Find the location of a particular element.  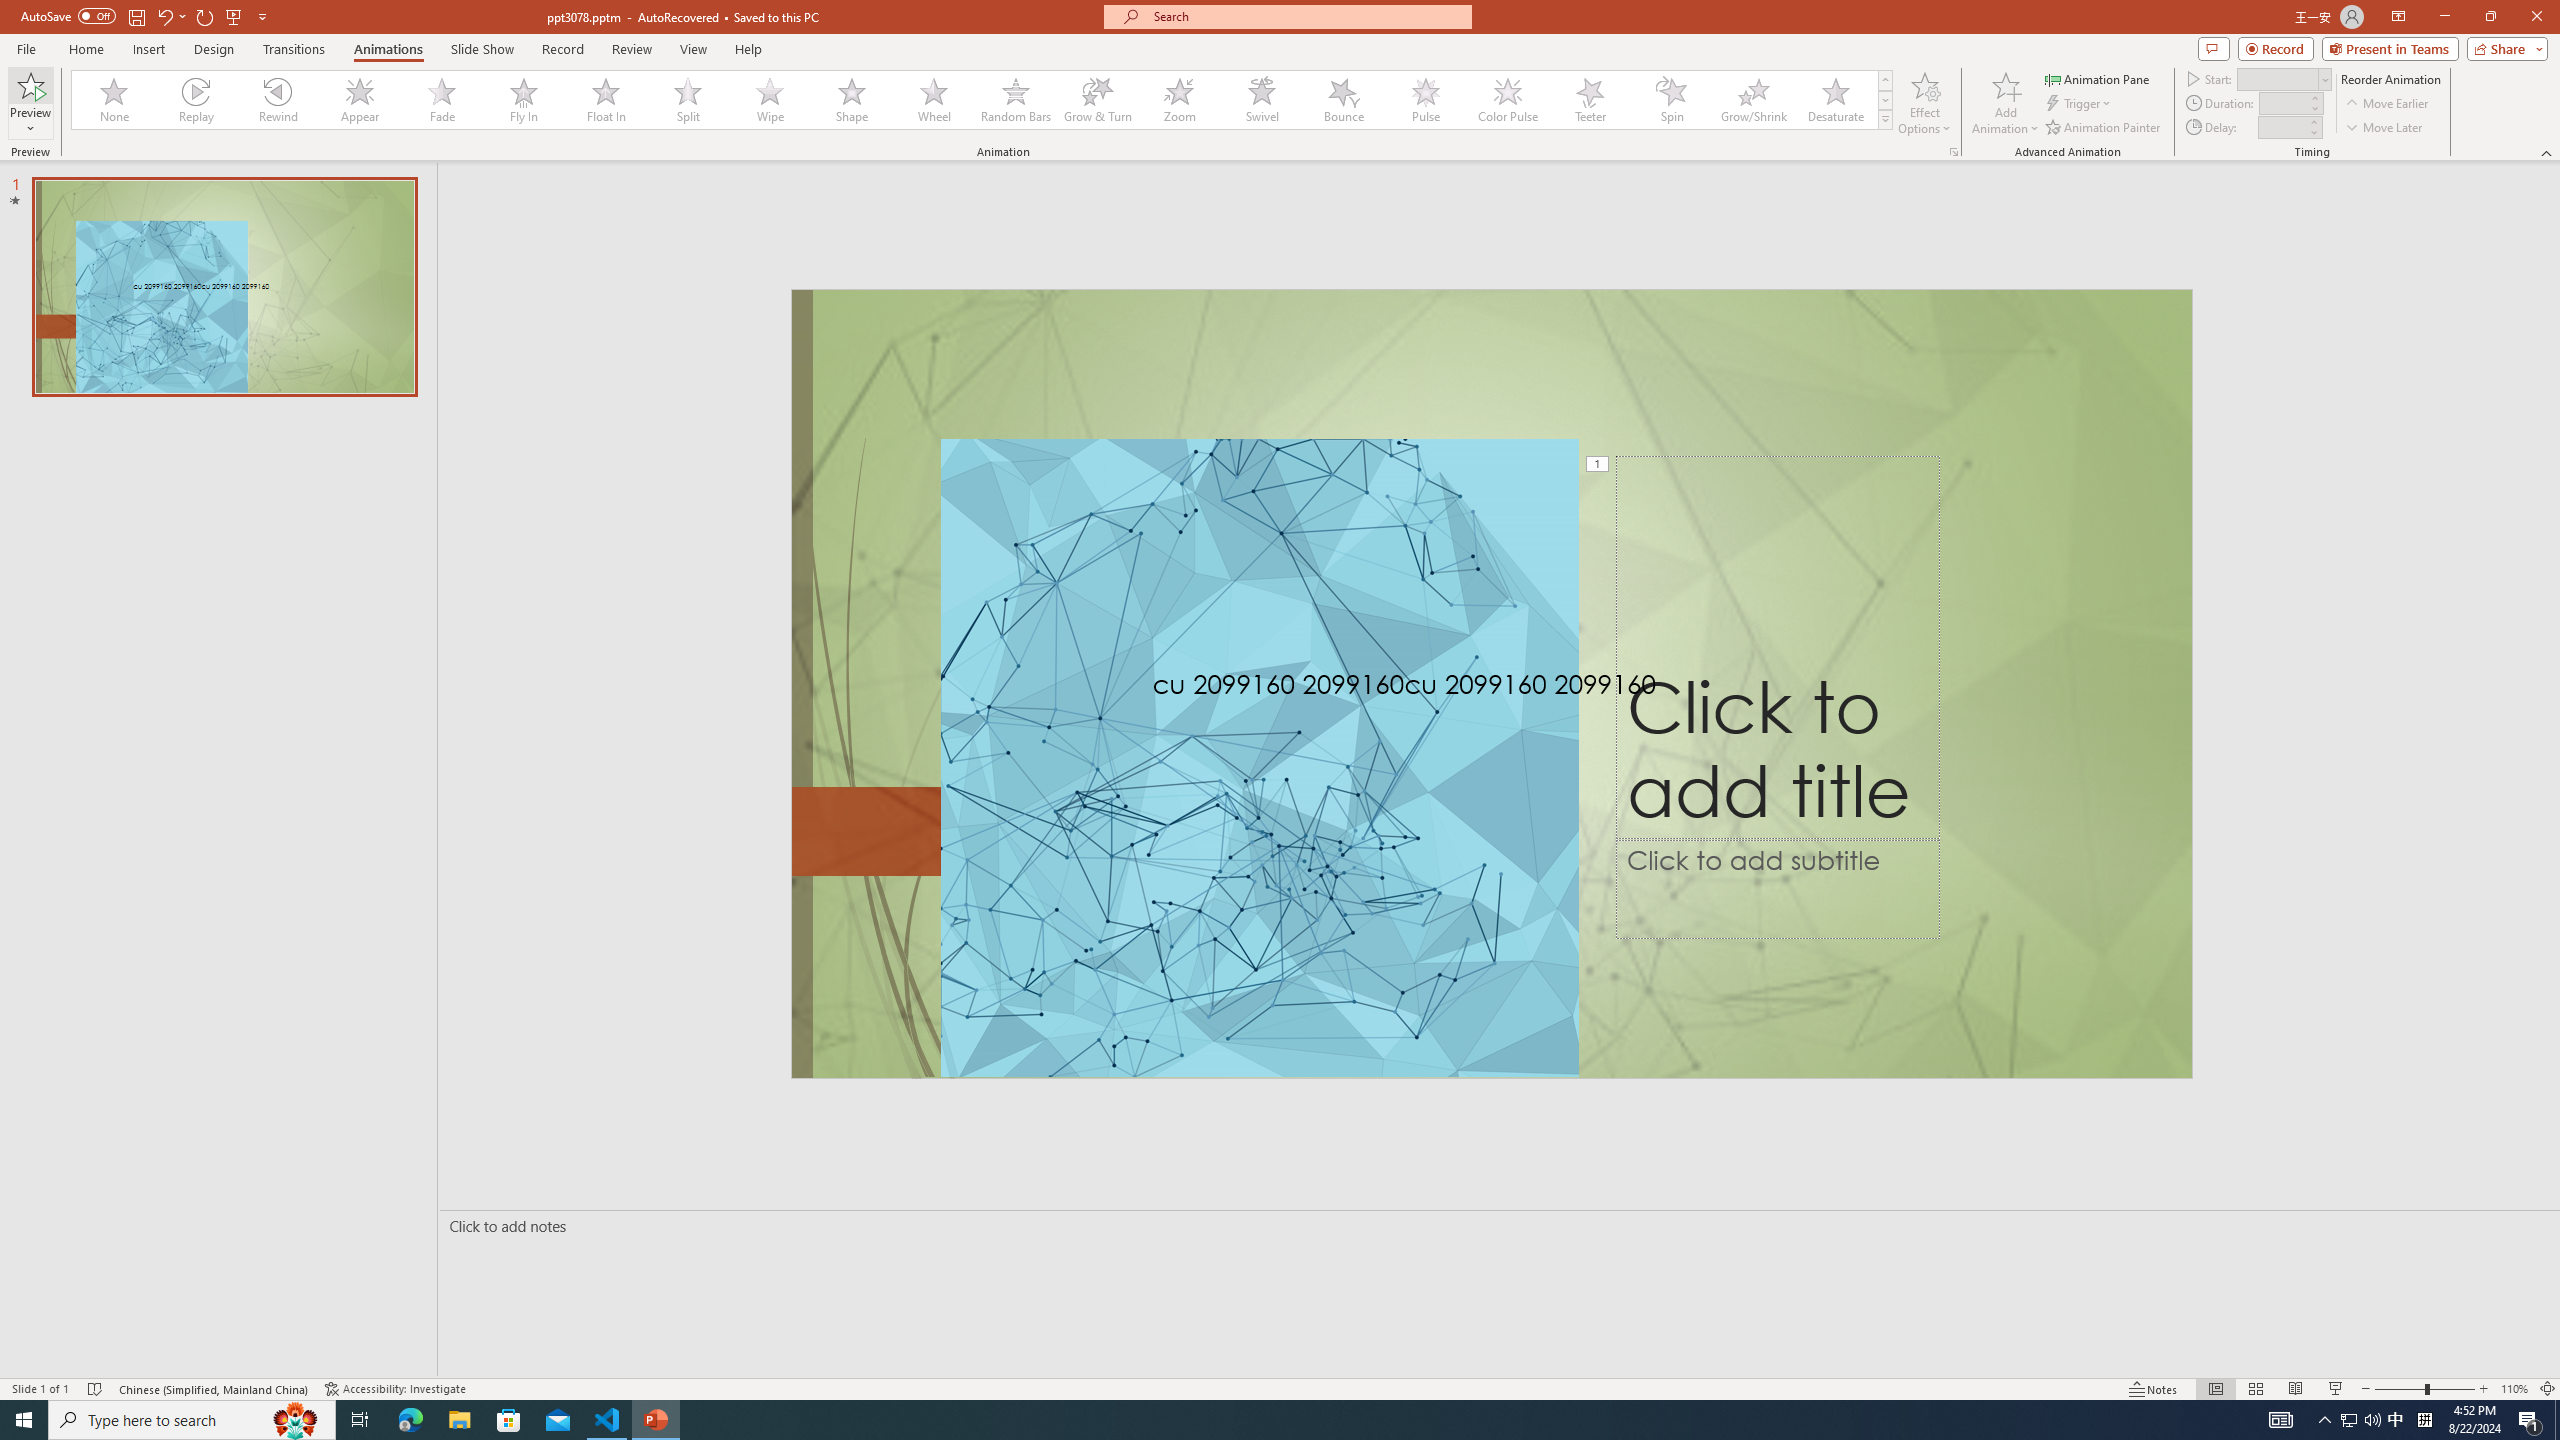

'Desaturate' is located at coordinates (1834, 99).